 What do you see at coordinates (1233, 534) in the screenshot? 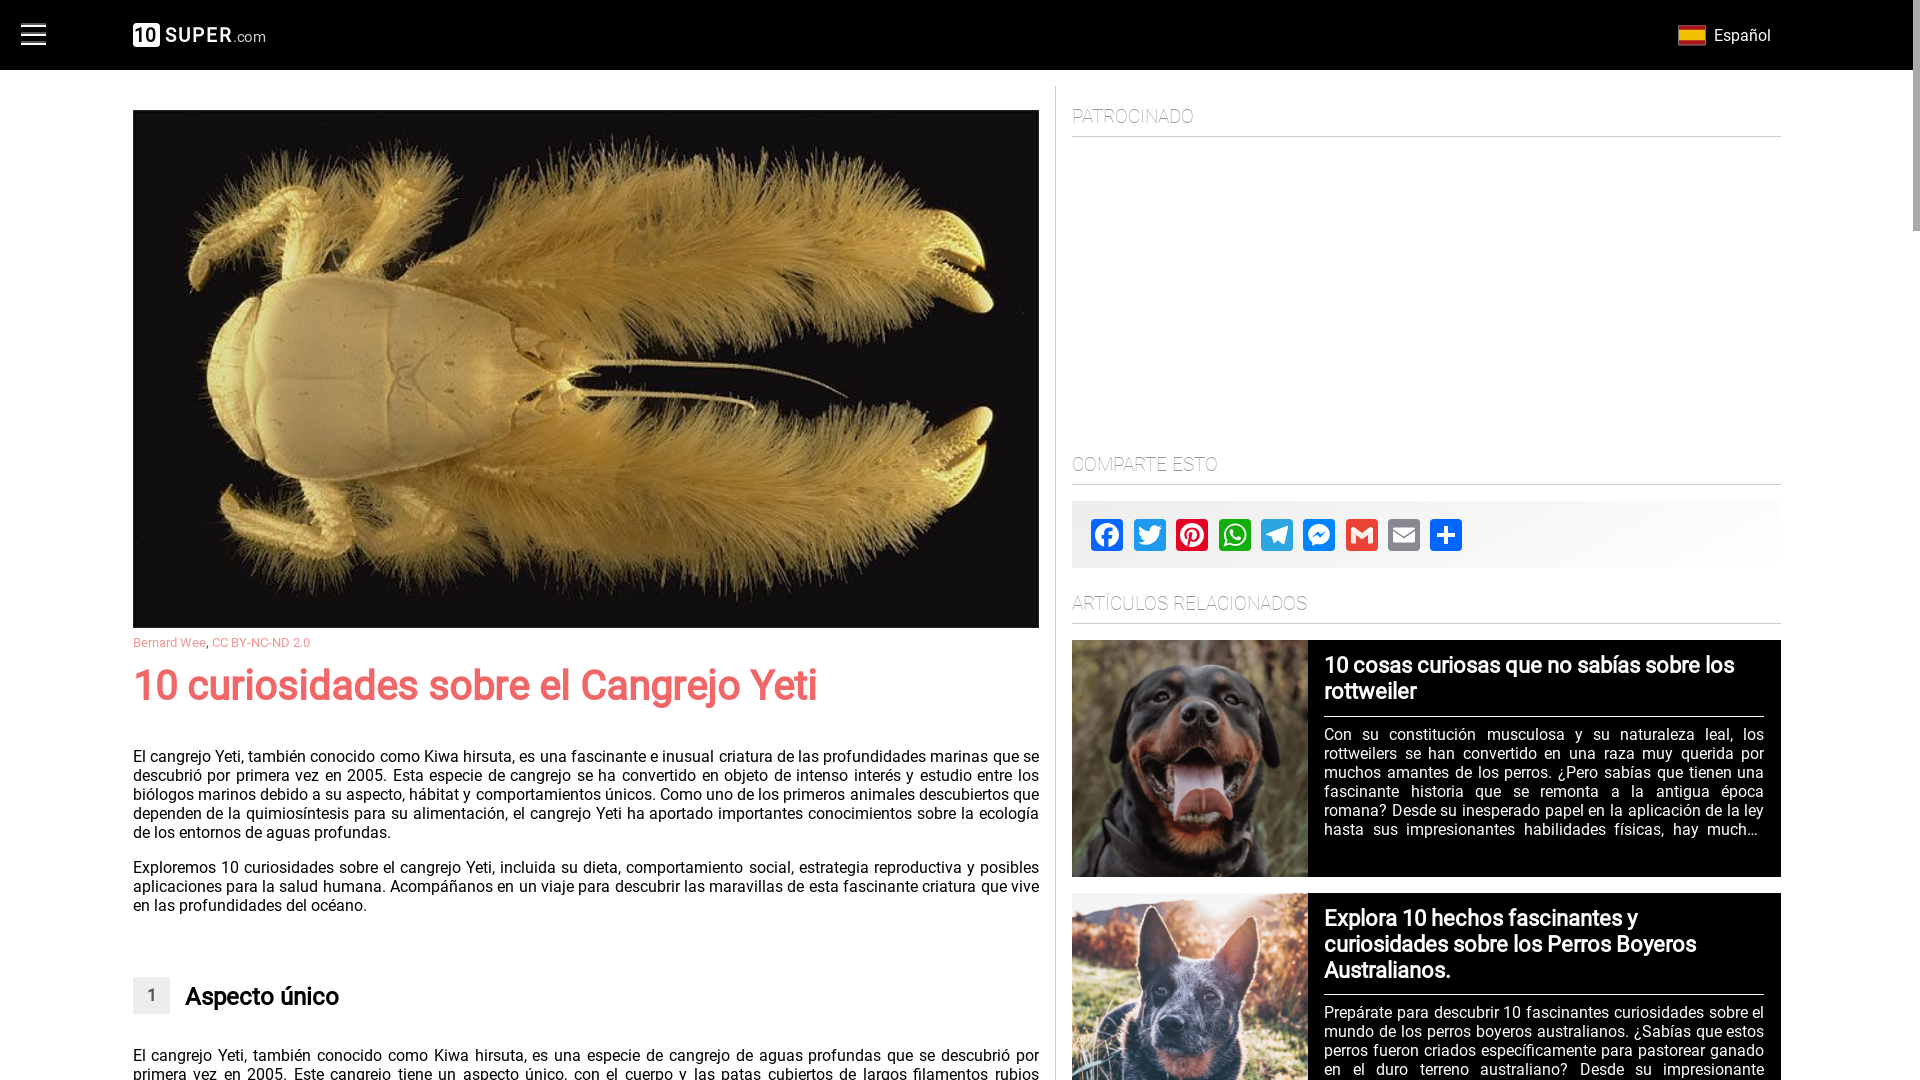
I see `'WhatsApp'` at bounding box center [1233, 534].